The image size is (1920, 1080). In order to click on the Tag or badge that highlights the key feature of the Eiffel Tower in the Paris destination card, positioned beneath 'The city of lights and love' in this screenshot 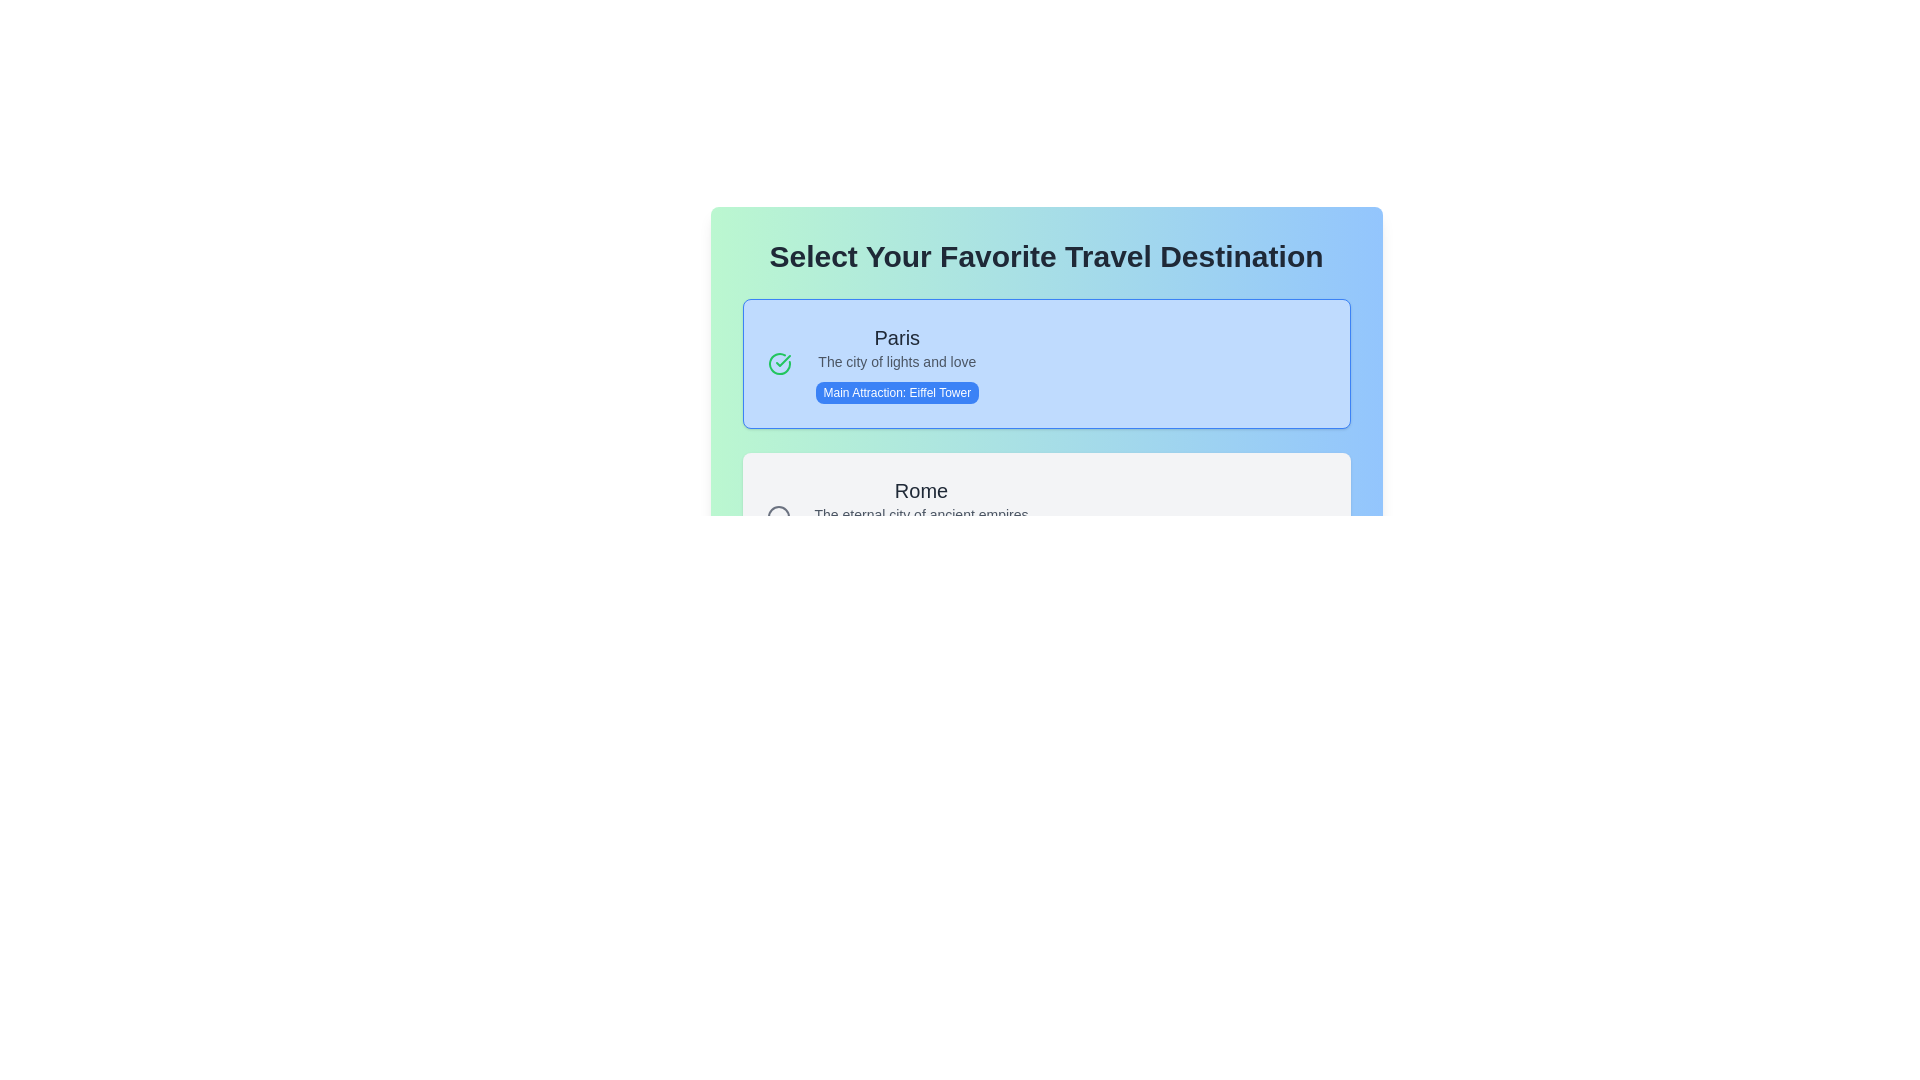, I will do `click(896, 393)`.